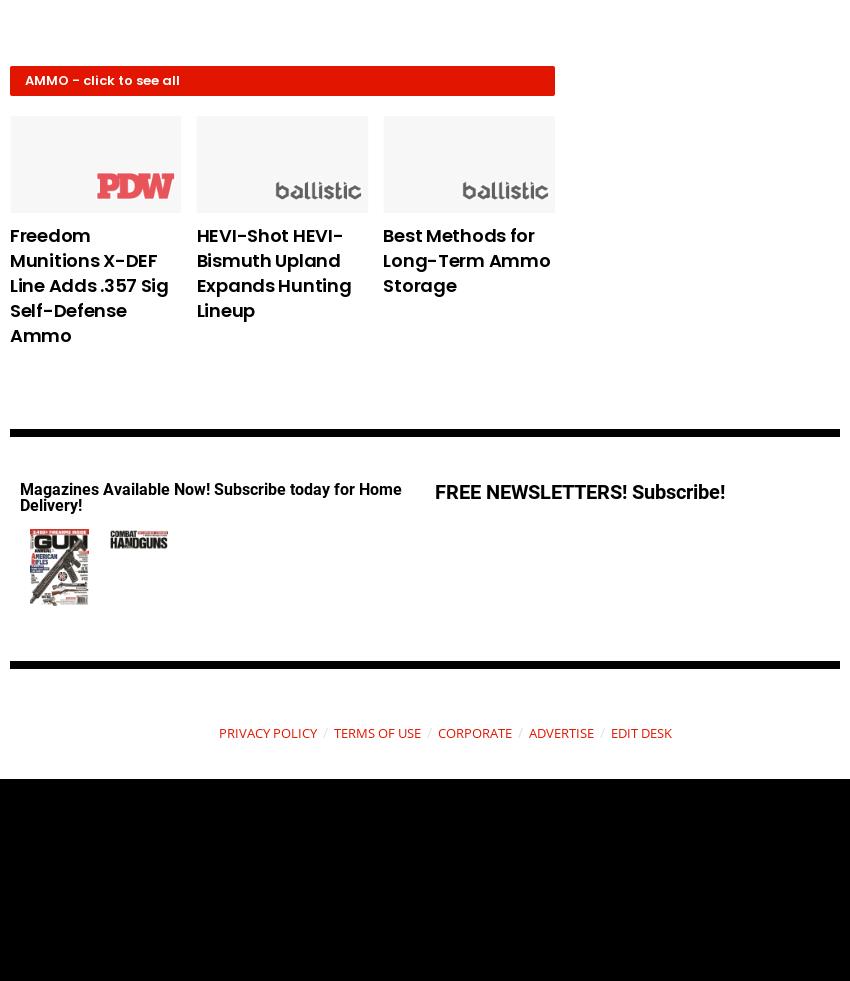 Image resolution: width=850 pixels, height=981 pixels. What do you see at coordinates (474, 733) in the screenshot?
I see `'CORPORATE'` at bounding box center [474, 733].